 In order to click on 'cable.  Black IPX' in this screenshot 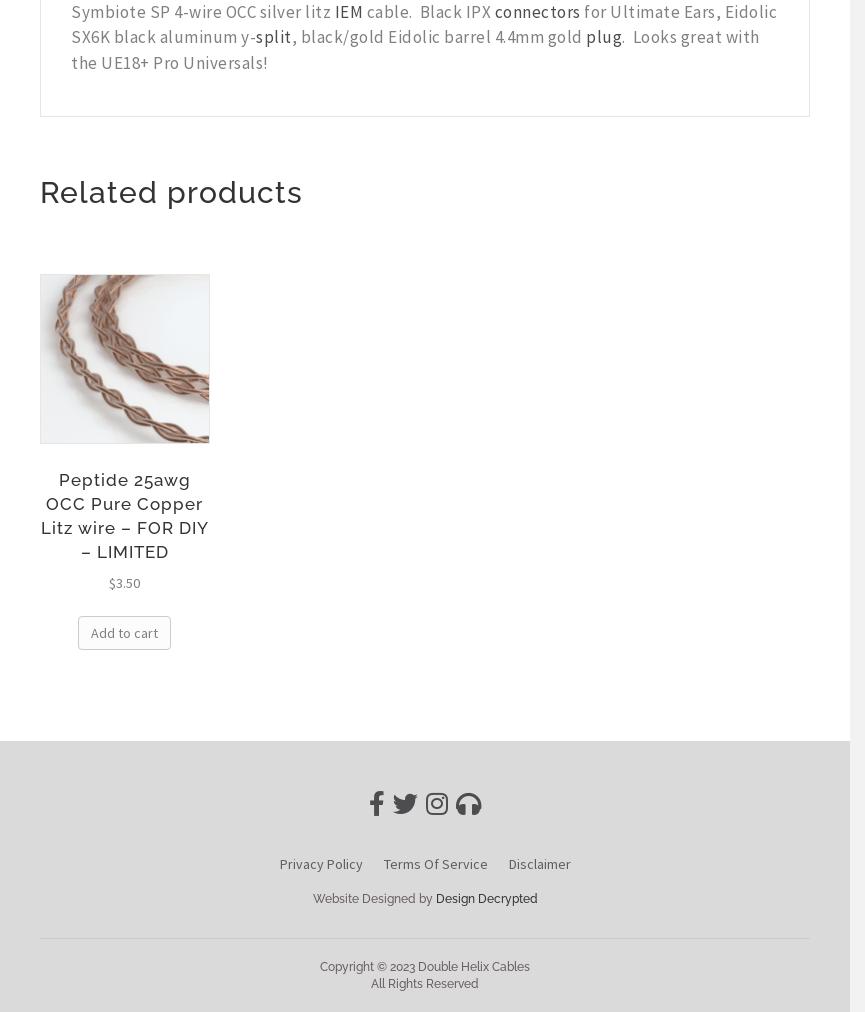, I will do `click(428, 10)`.